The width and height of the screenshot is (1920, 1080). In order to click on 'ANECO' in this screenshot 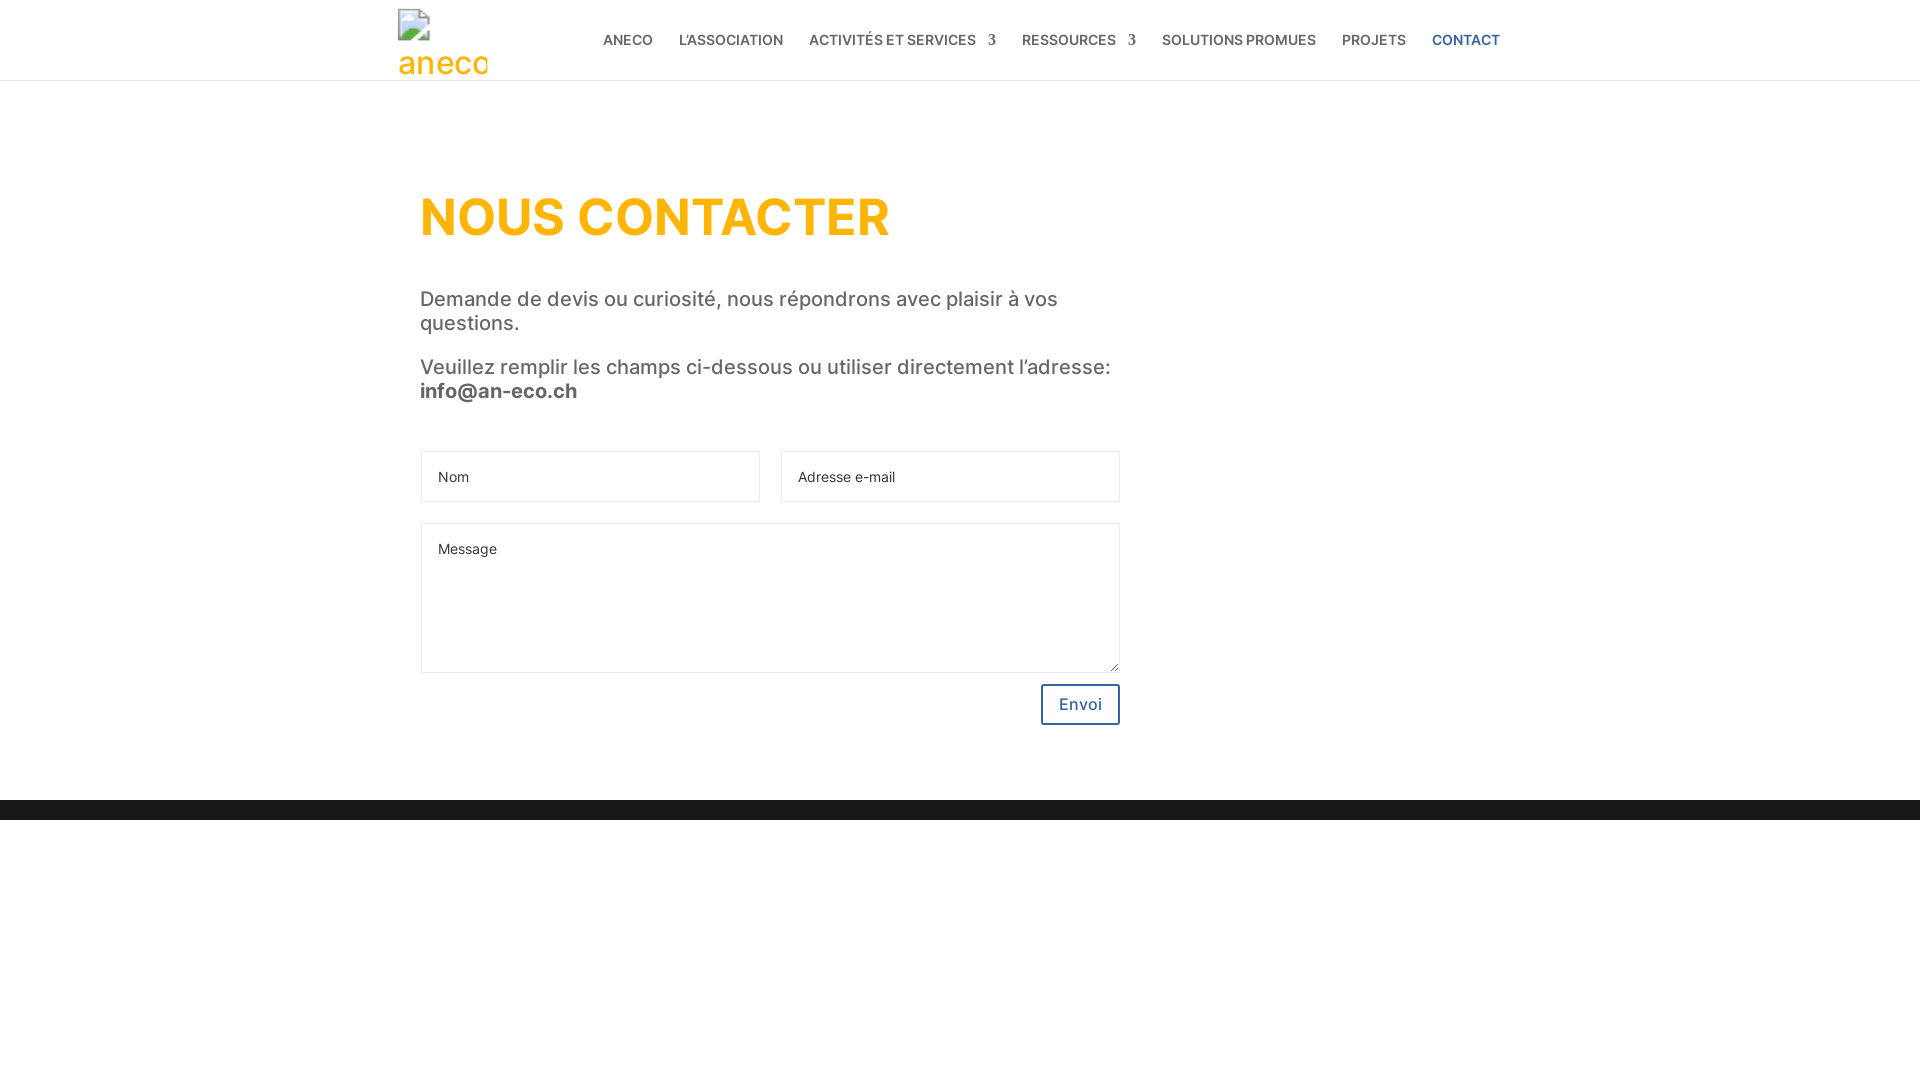, I will do `click(627, 55)`.